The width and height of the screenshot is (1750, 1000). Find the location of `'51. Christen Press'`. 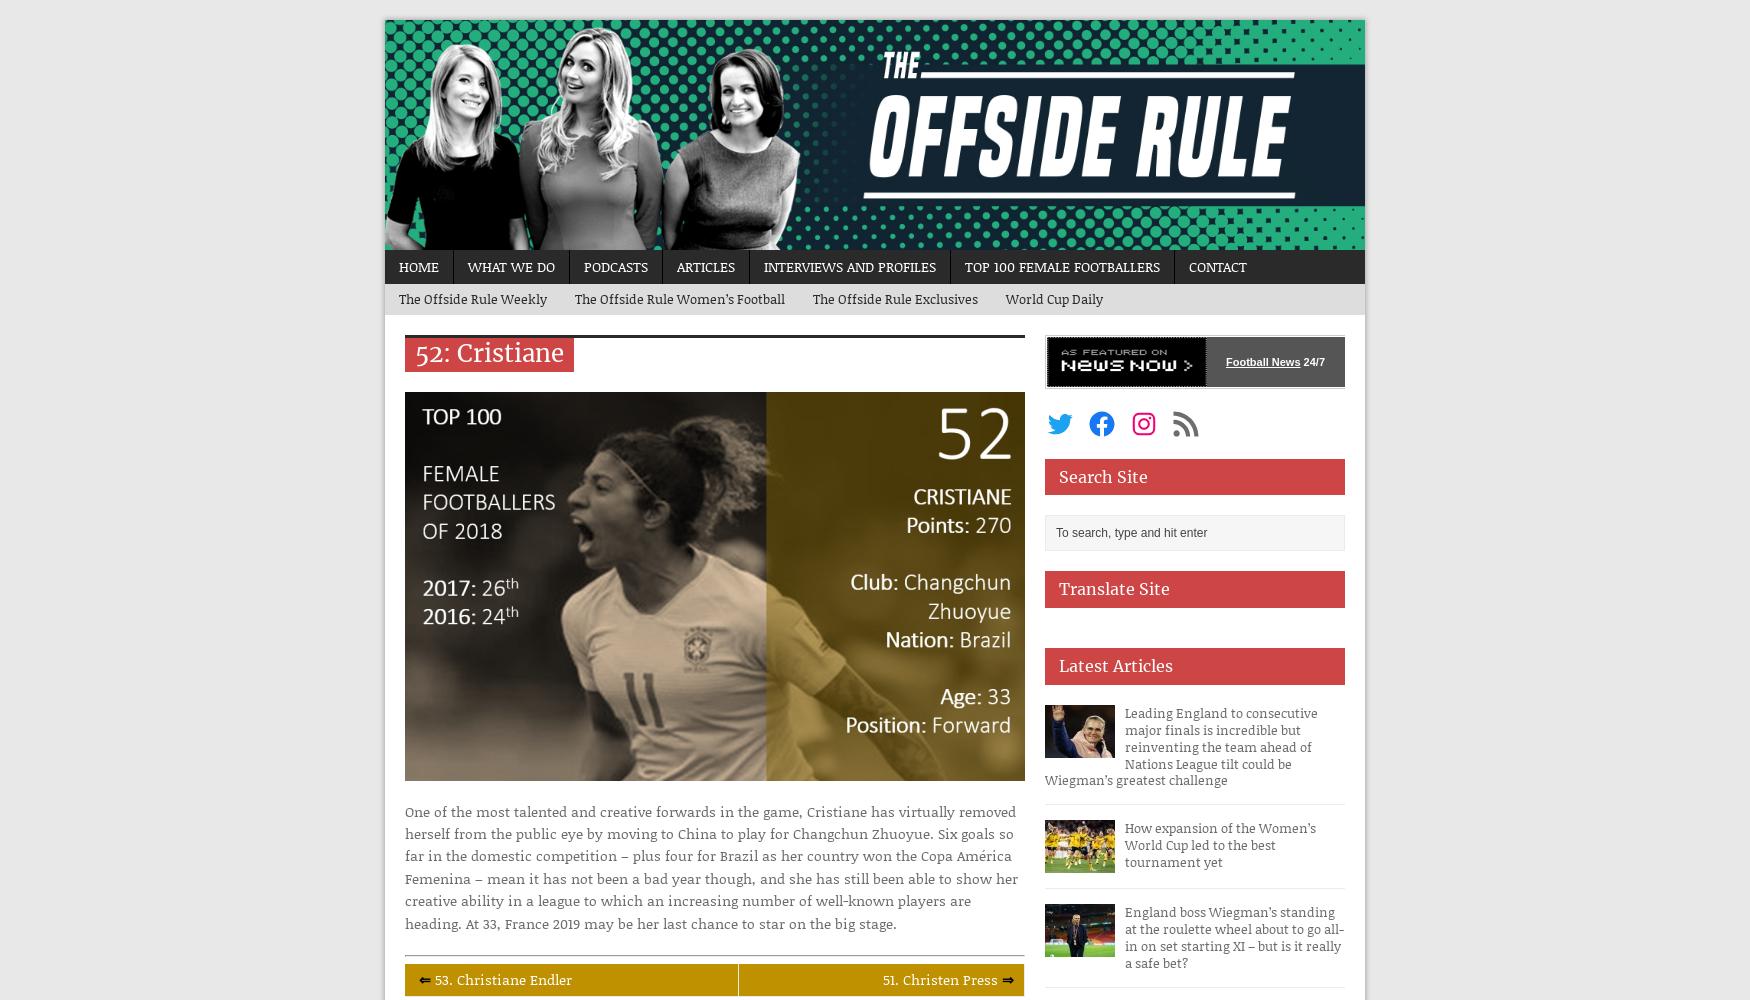

'51. Christen Press' is located at coordinates (882, 978).